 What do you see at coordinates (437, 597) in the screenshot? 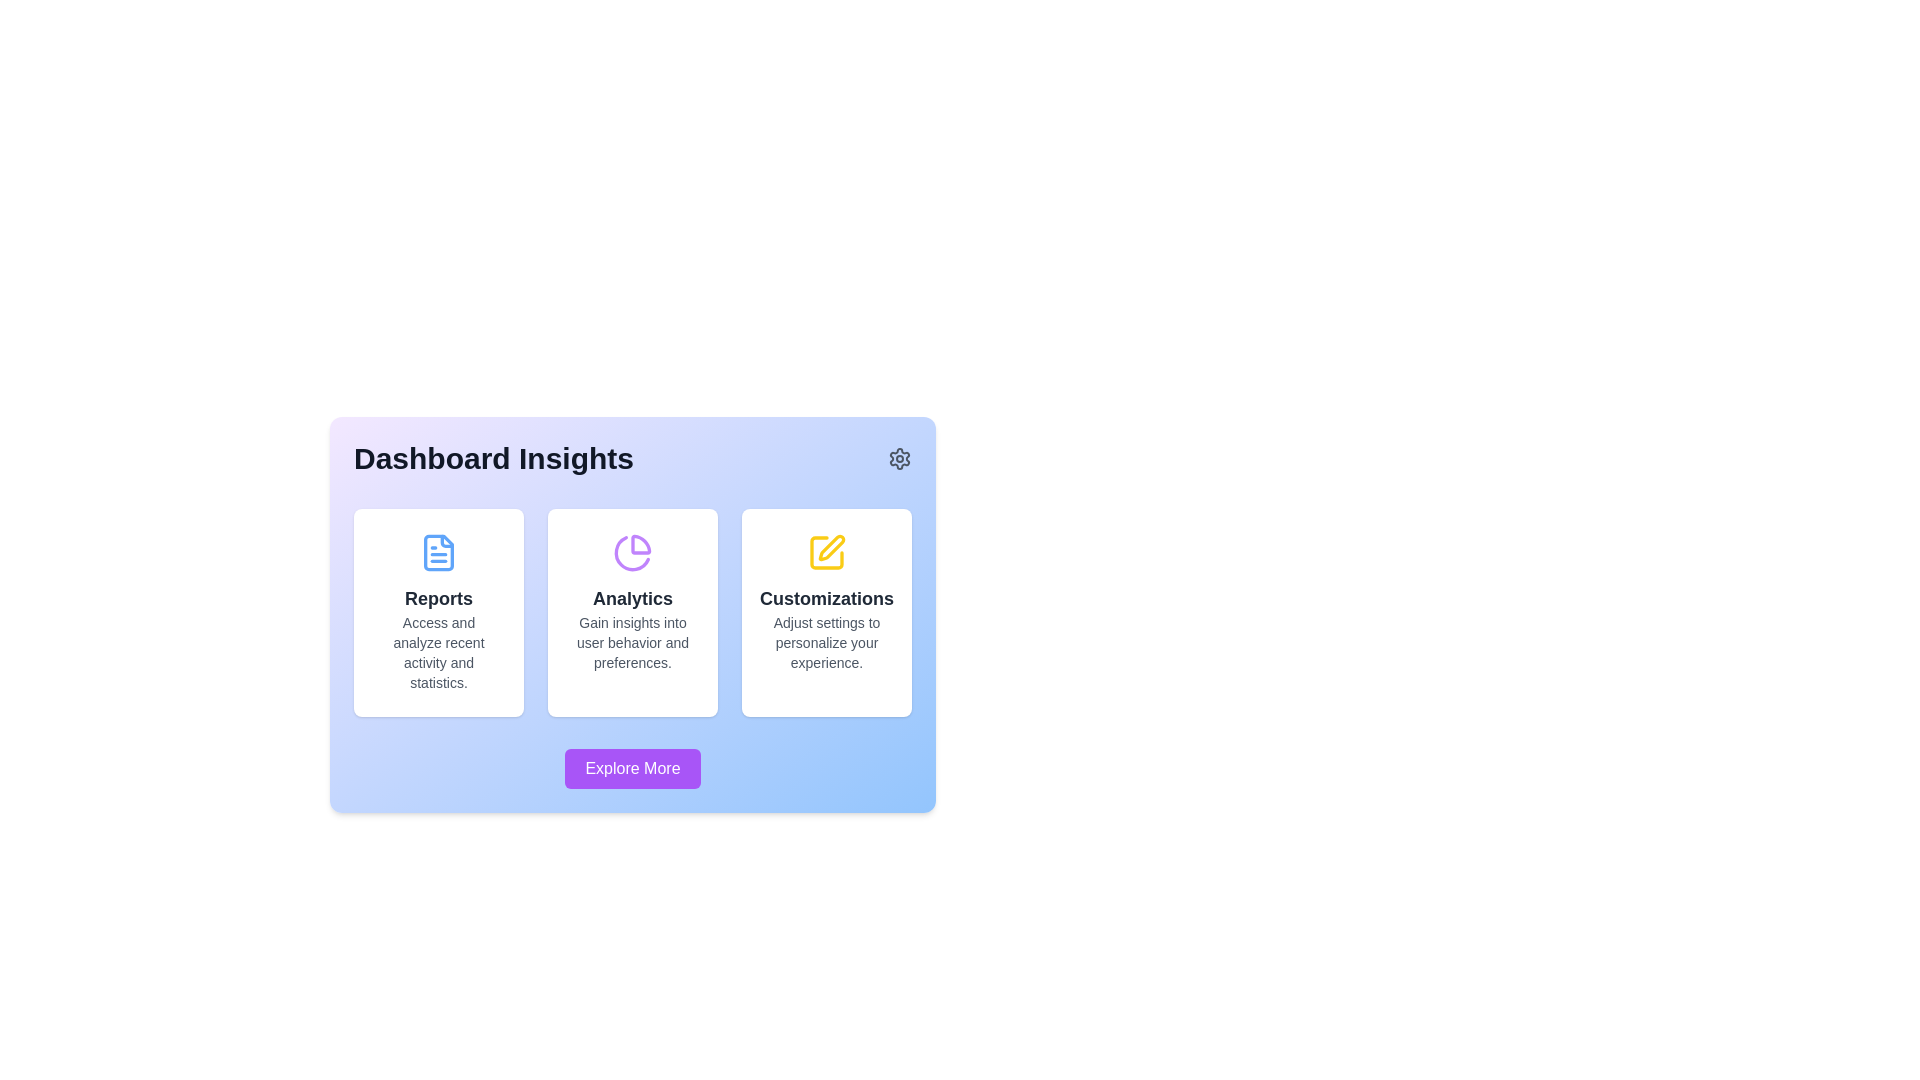
I see `the 'Reports' title text label that is located above the text 'Access and analyze recent activity and statistics.' and below a blue document icon in the first card of the 'Dashboard Insights'` at bounding box center [437, 597].